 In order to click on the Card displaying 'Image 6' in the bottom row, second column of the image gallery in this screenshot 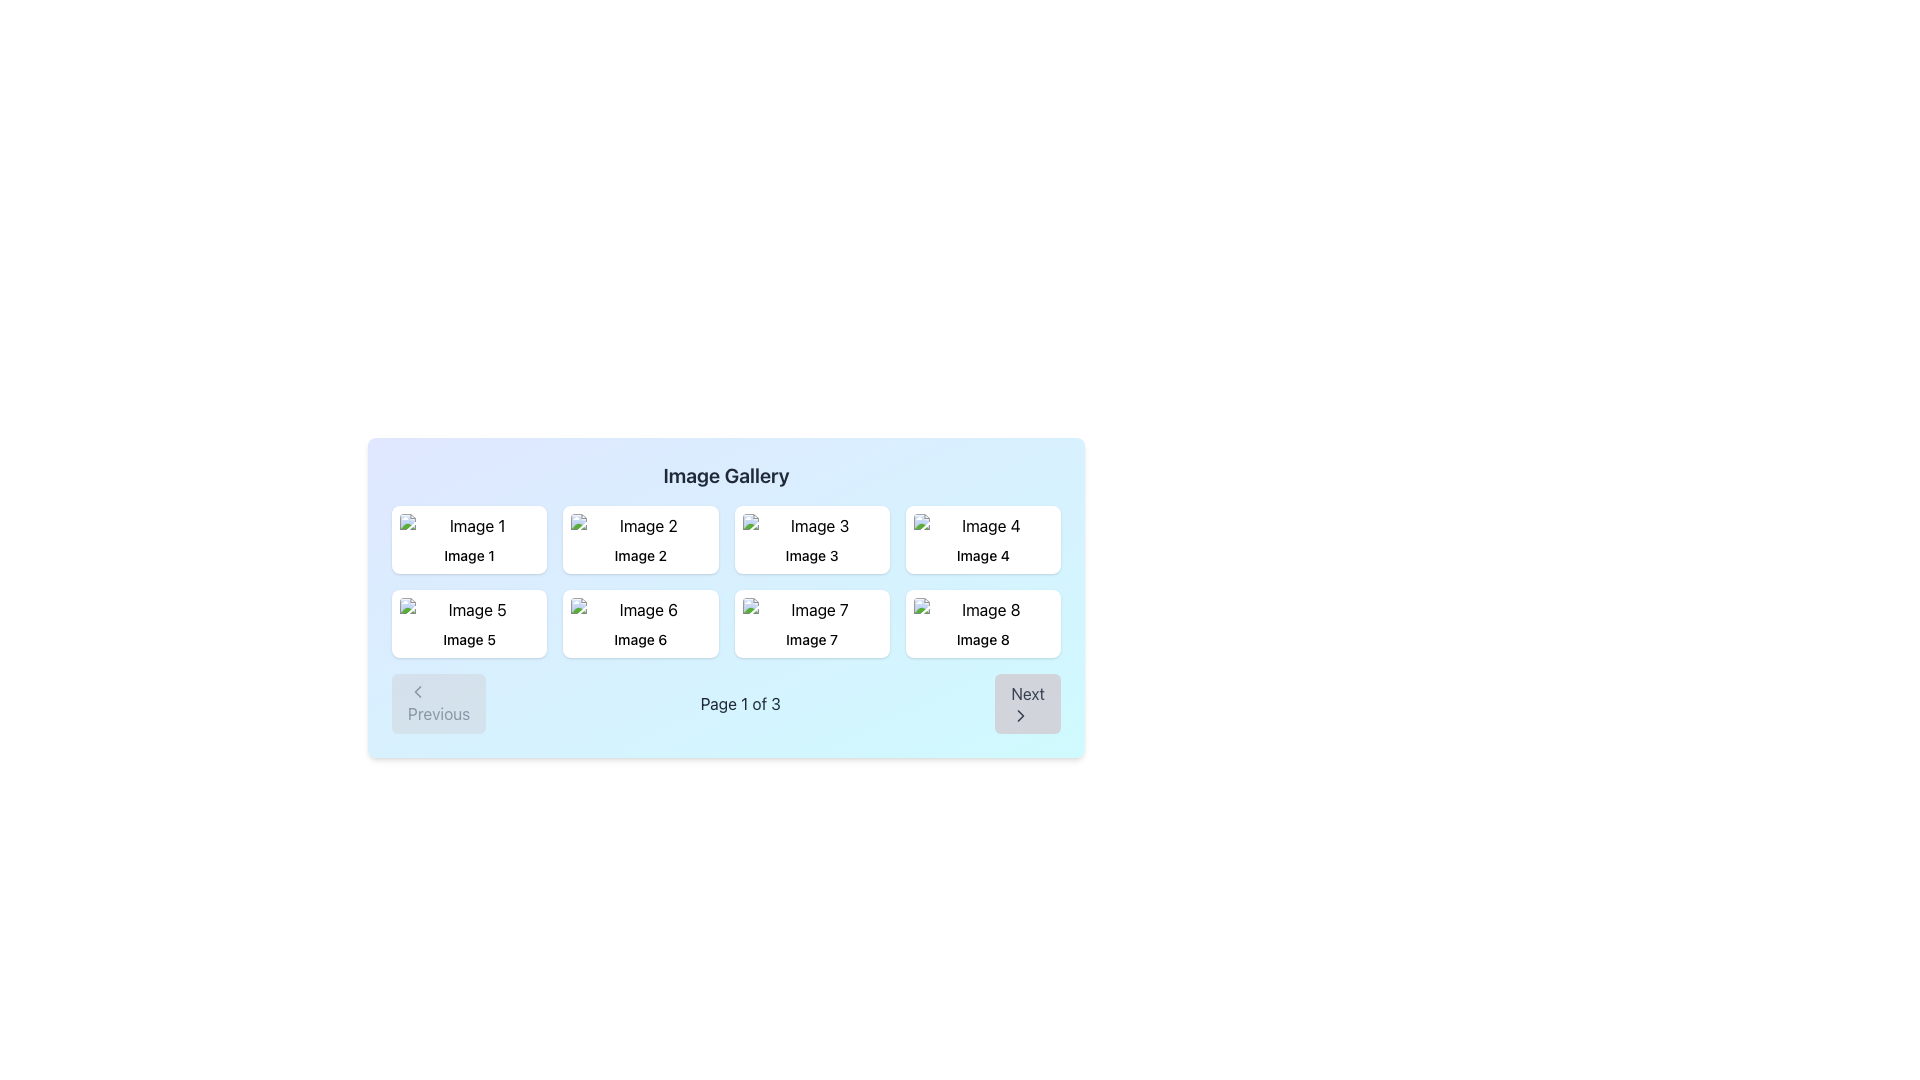, I will do `click(640, 623)`.